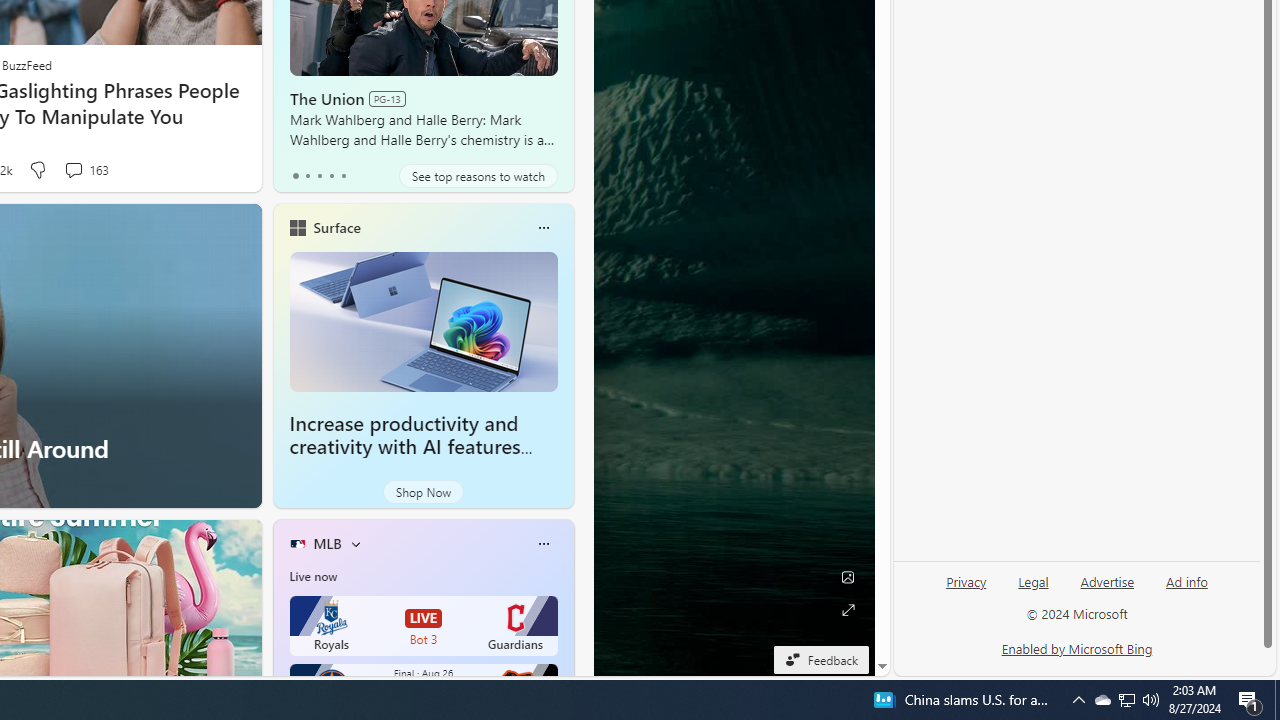  What do you see at coordinates (73, 168) in the screenshot?
I see `'View comments 163 Comment'` at bounding box center [73, 168].